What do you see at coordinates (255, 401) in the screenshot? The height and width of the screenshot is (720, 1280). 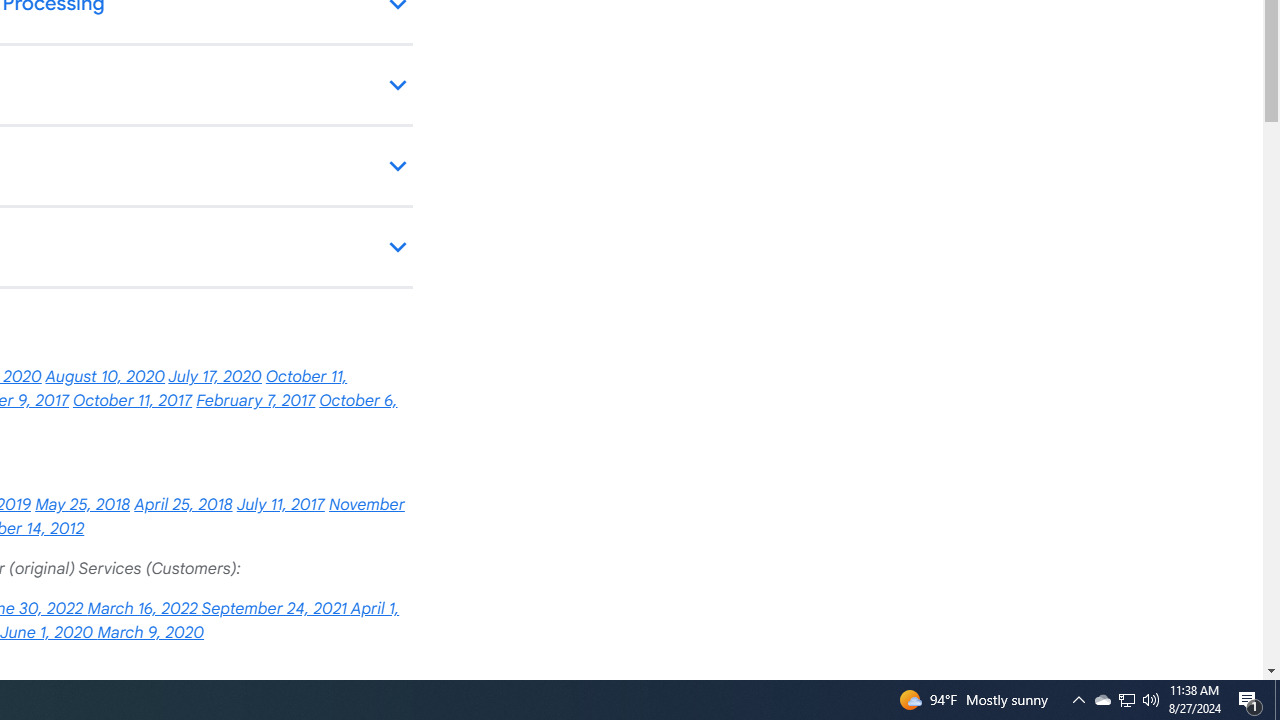 I see `'February 7, 2017'` at bounding box center [255, 401].